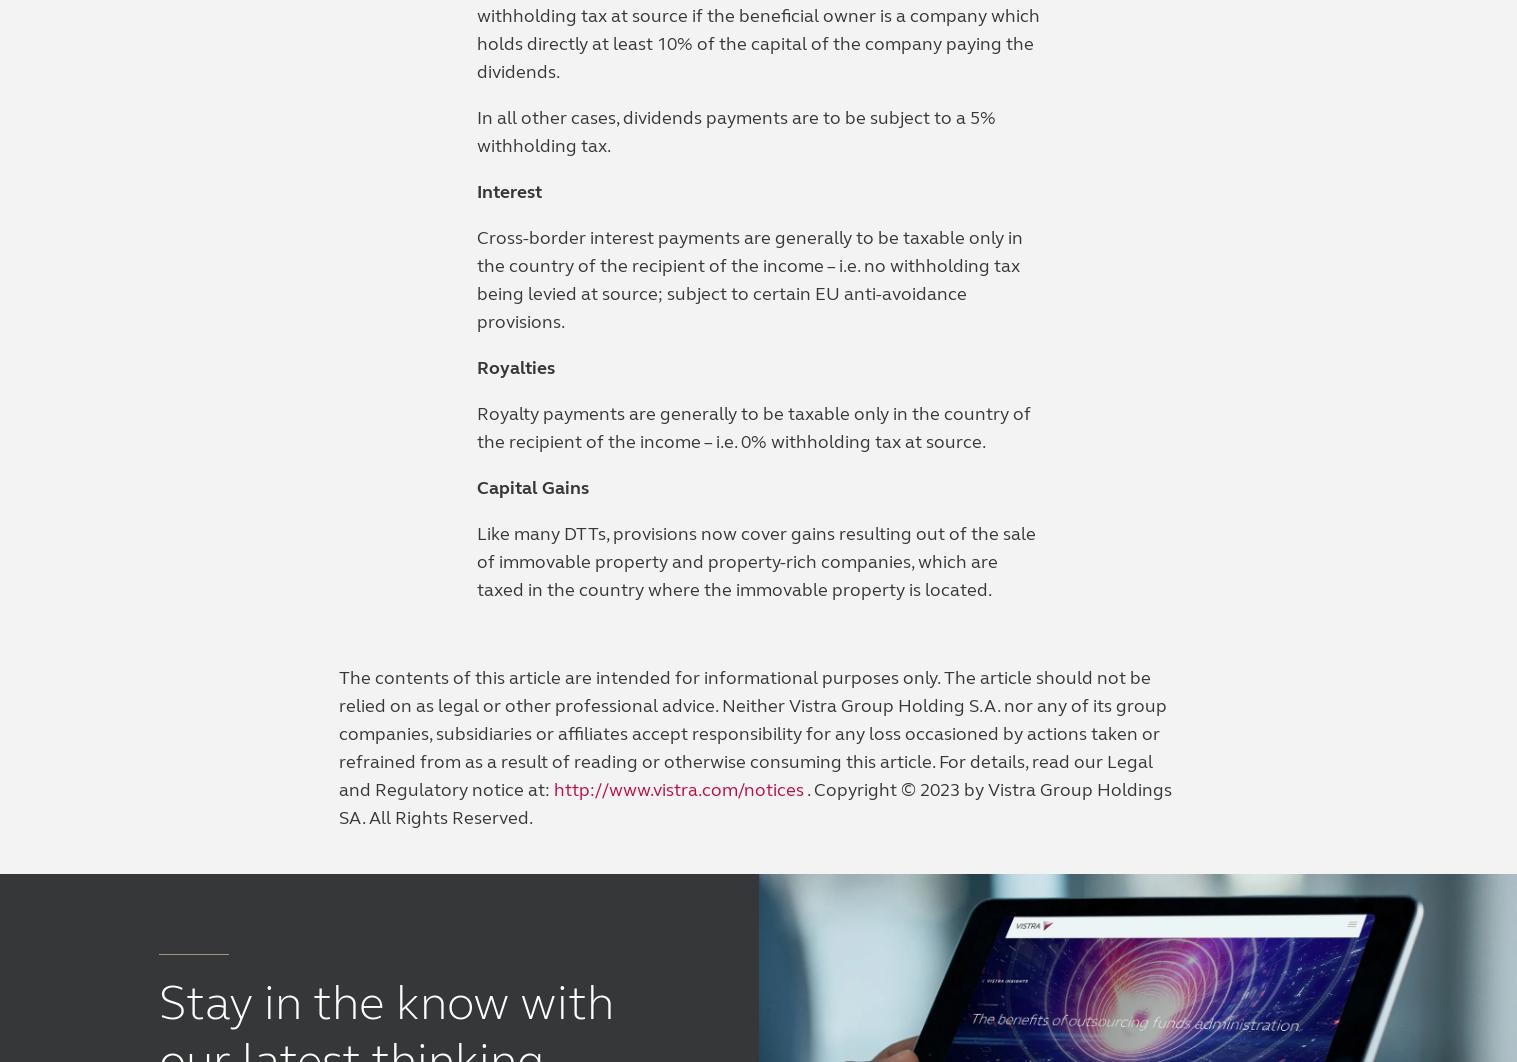  What do you see at coordinates (813, 605) in the screenshot?
I see `'Our people'` at bounding box center [813, 605].